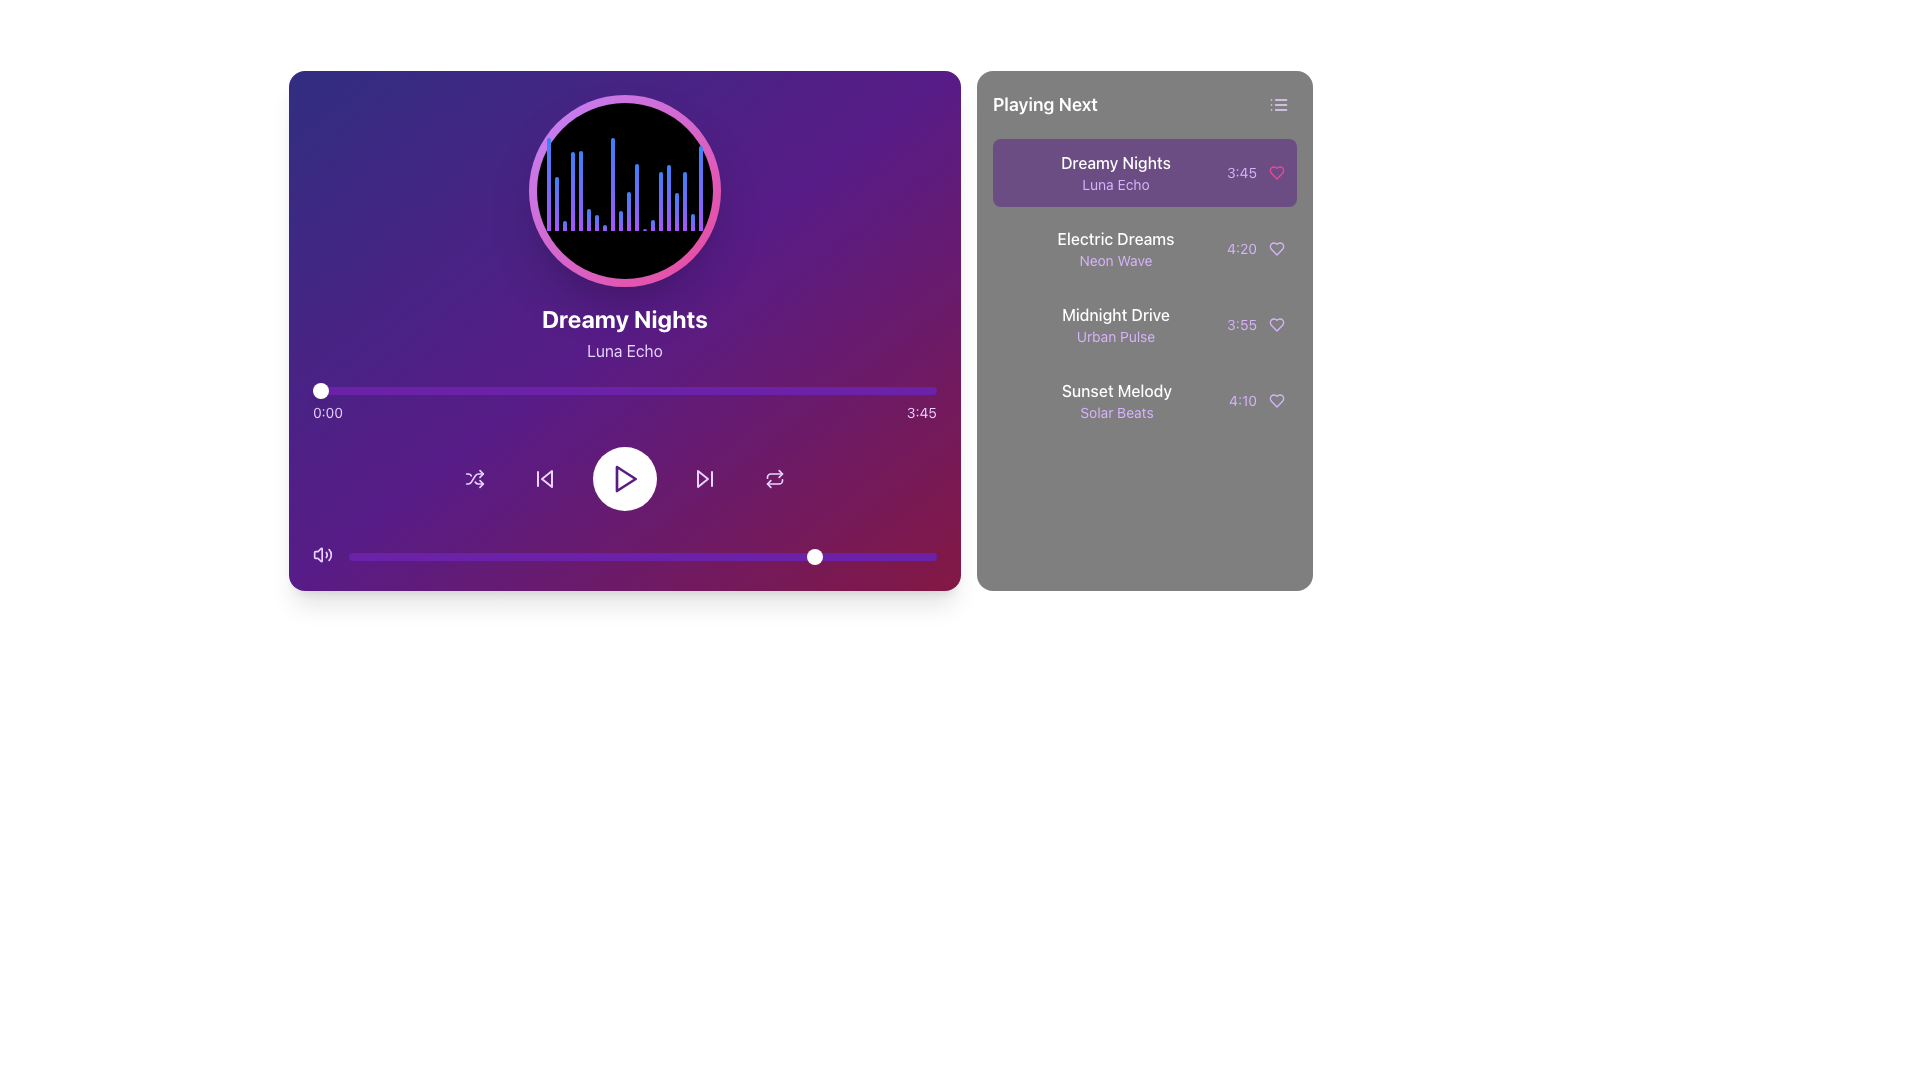  What do you see at coordinates (773, 478) in the screenshot?
I see `the repeat icon button, which is styled with two circular arrows in white on a purple background, located to the immediate right of the play button in the music player section` at bounding box center [773, 478].